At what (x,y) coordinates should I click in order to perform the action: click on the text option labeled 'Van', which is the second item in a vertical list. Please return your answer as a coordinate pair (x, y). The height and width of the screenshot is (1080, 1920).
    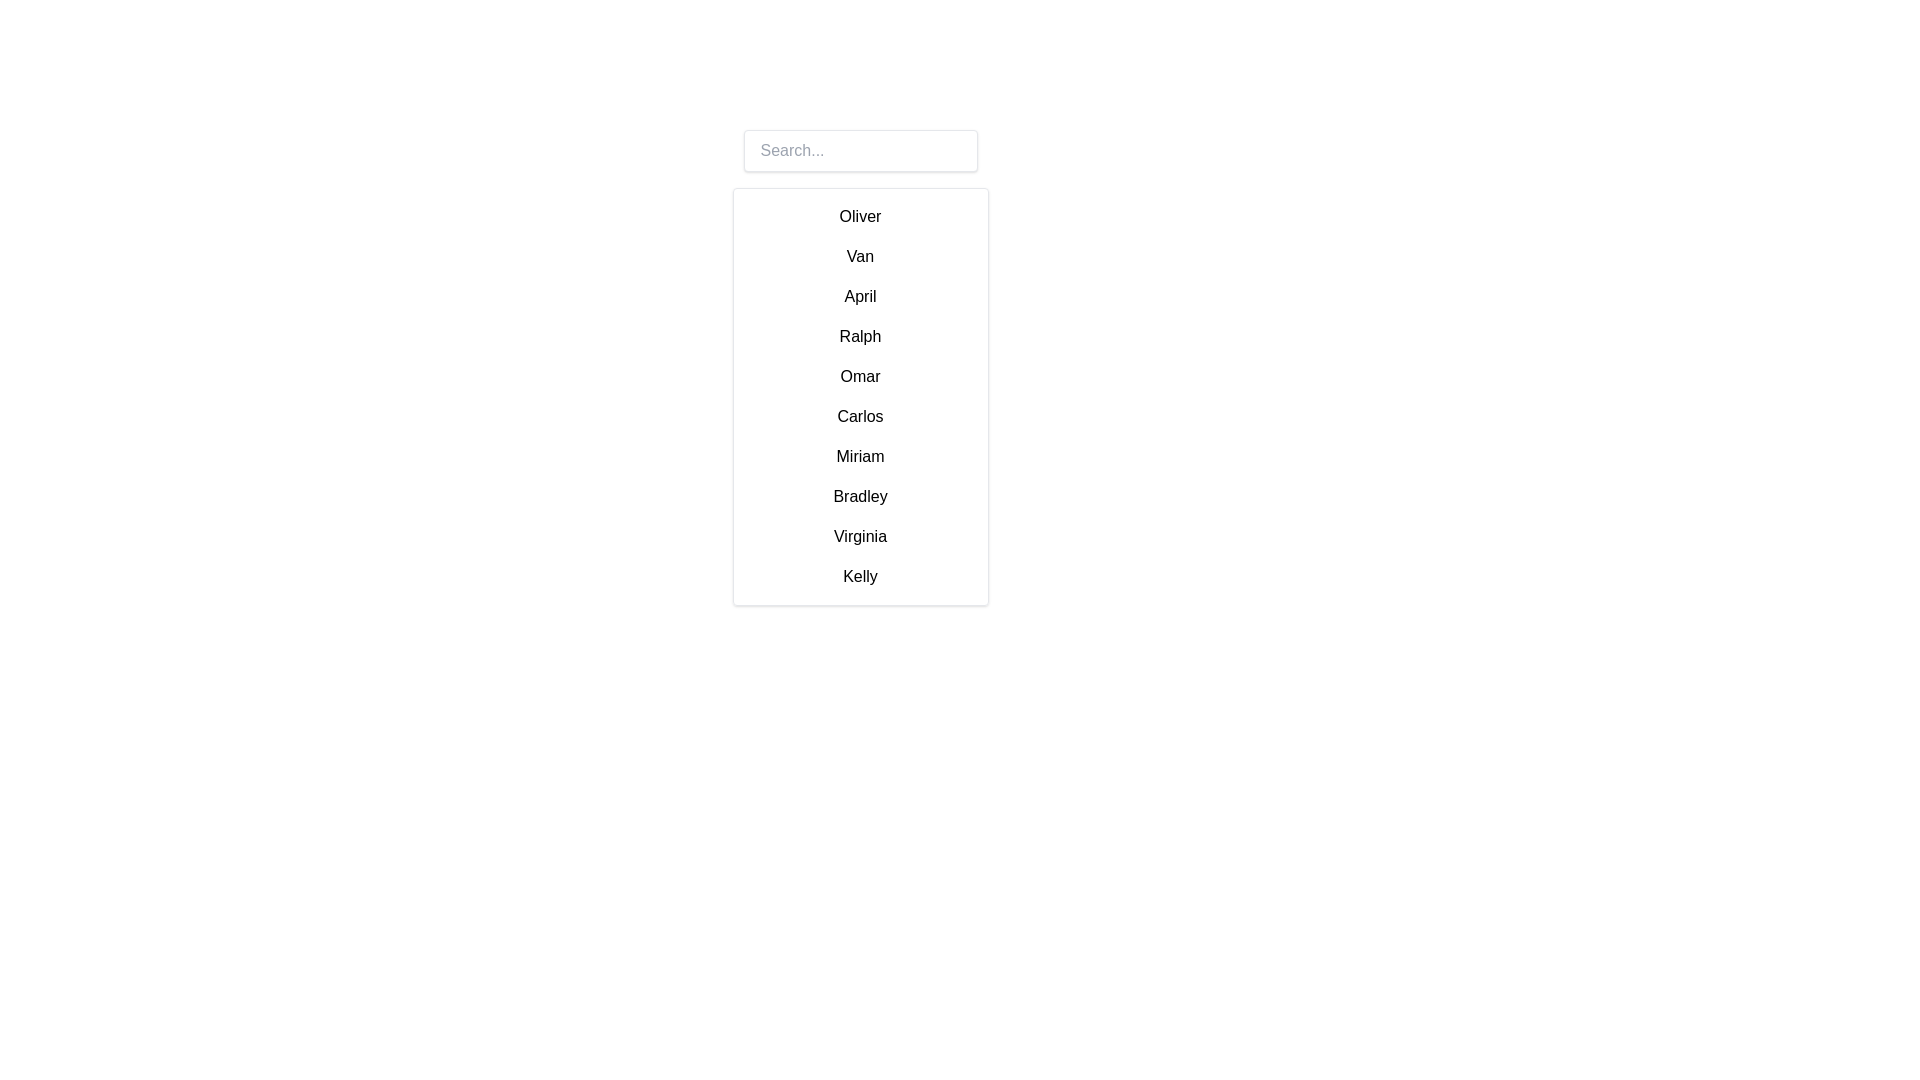
    Looking at the image, I should click on (860, 256).